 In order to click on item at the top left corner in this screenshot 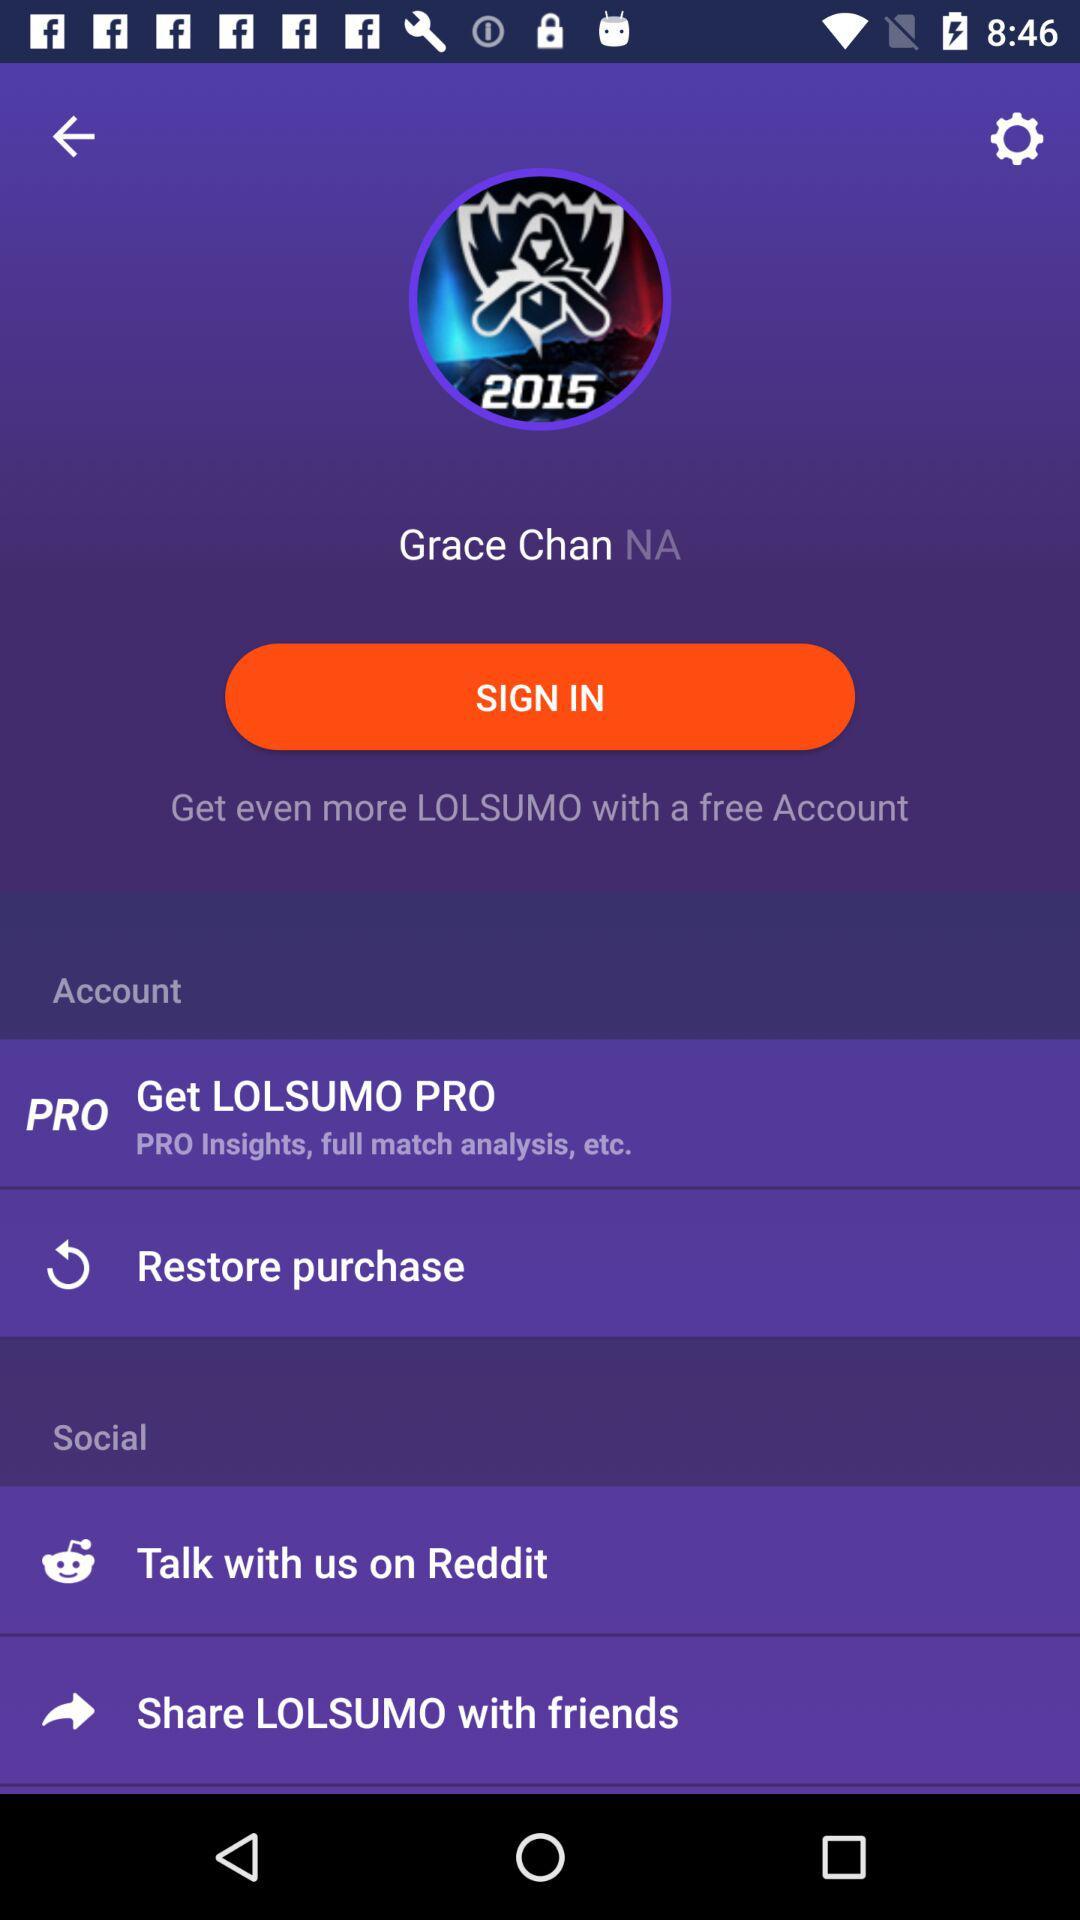, I will do `click(72, 135)`.